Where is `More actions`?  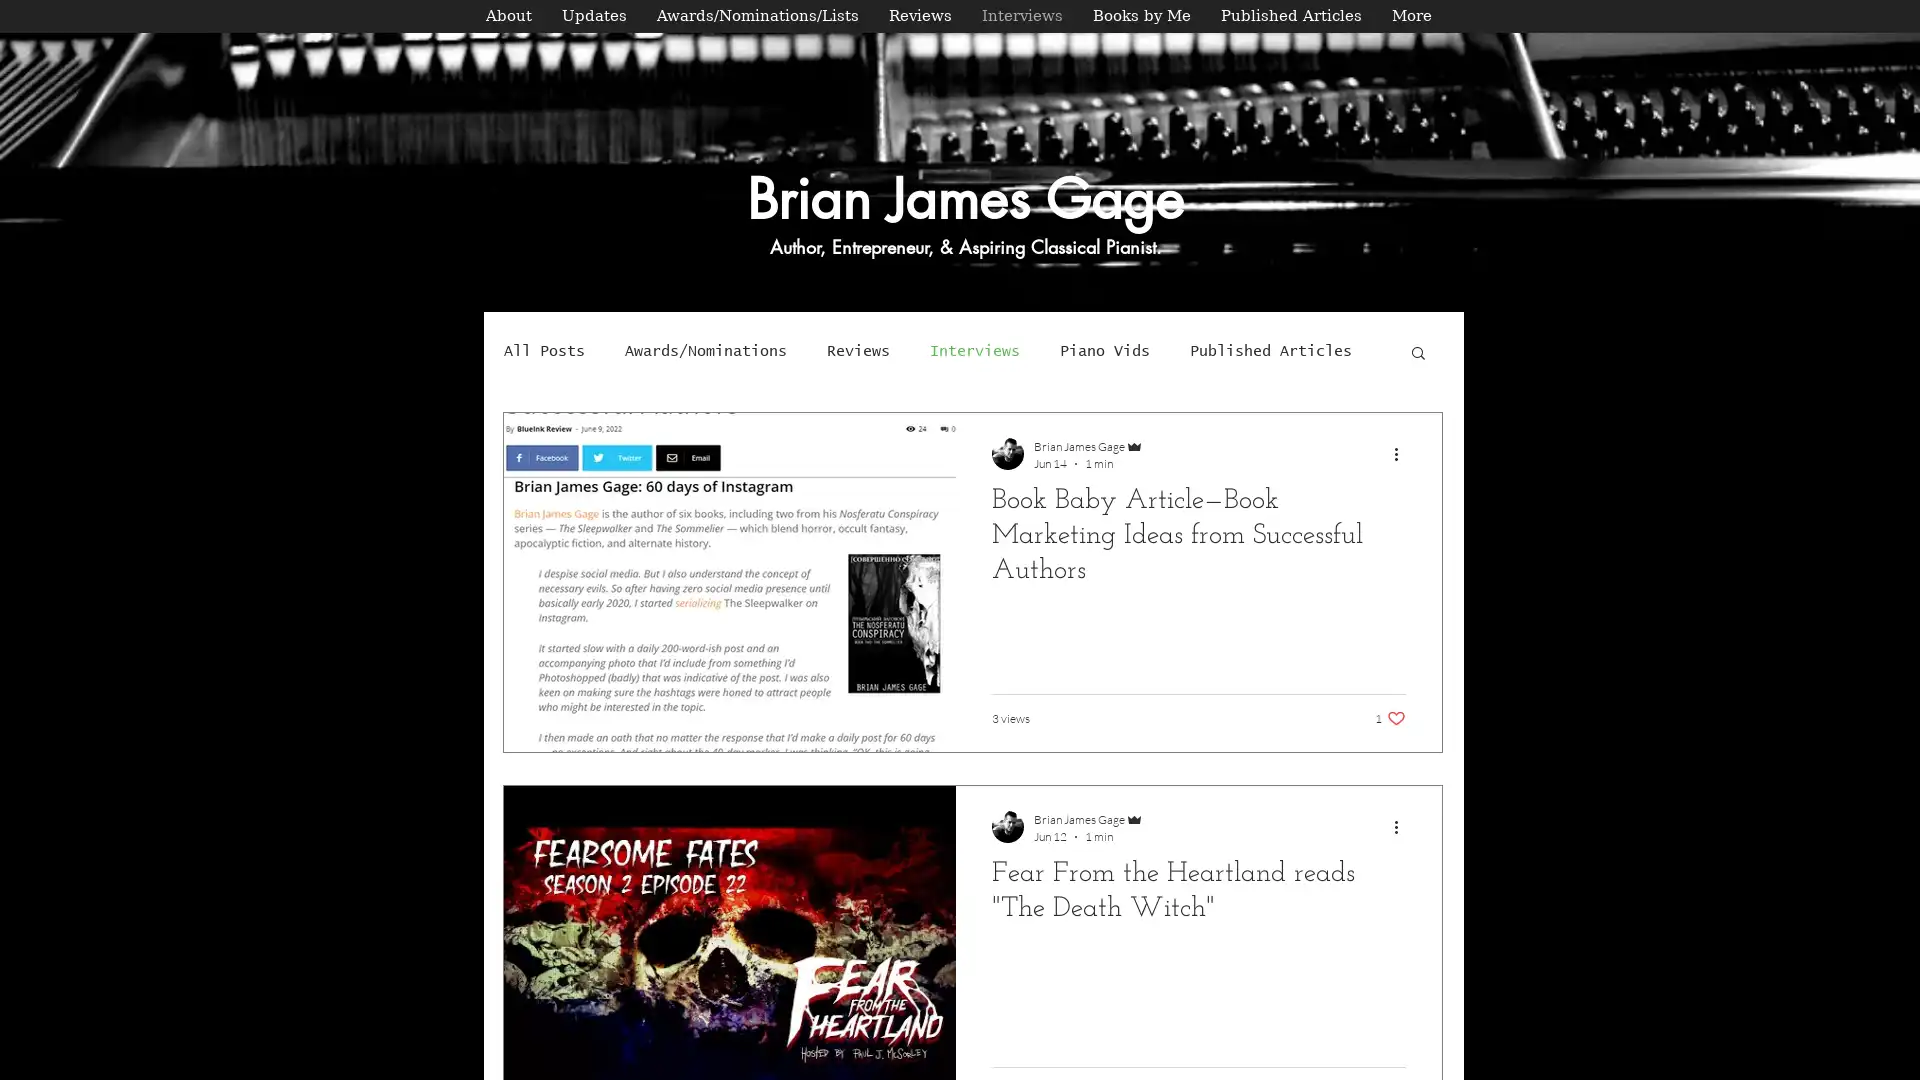
More actions is located at coordinates (1401, 826).